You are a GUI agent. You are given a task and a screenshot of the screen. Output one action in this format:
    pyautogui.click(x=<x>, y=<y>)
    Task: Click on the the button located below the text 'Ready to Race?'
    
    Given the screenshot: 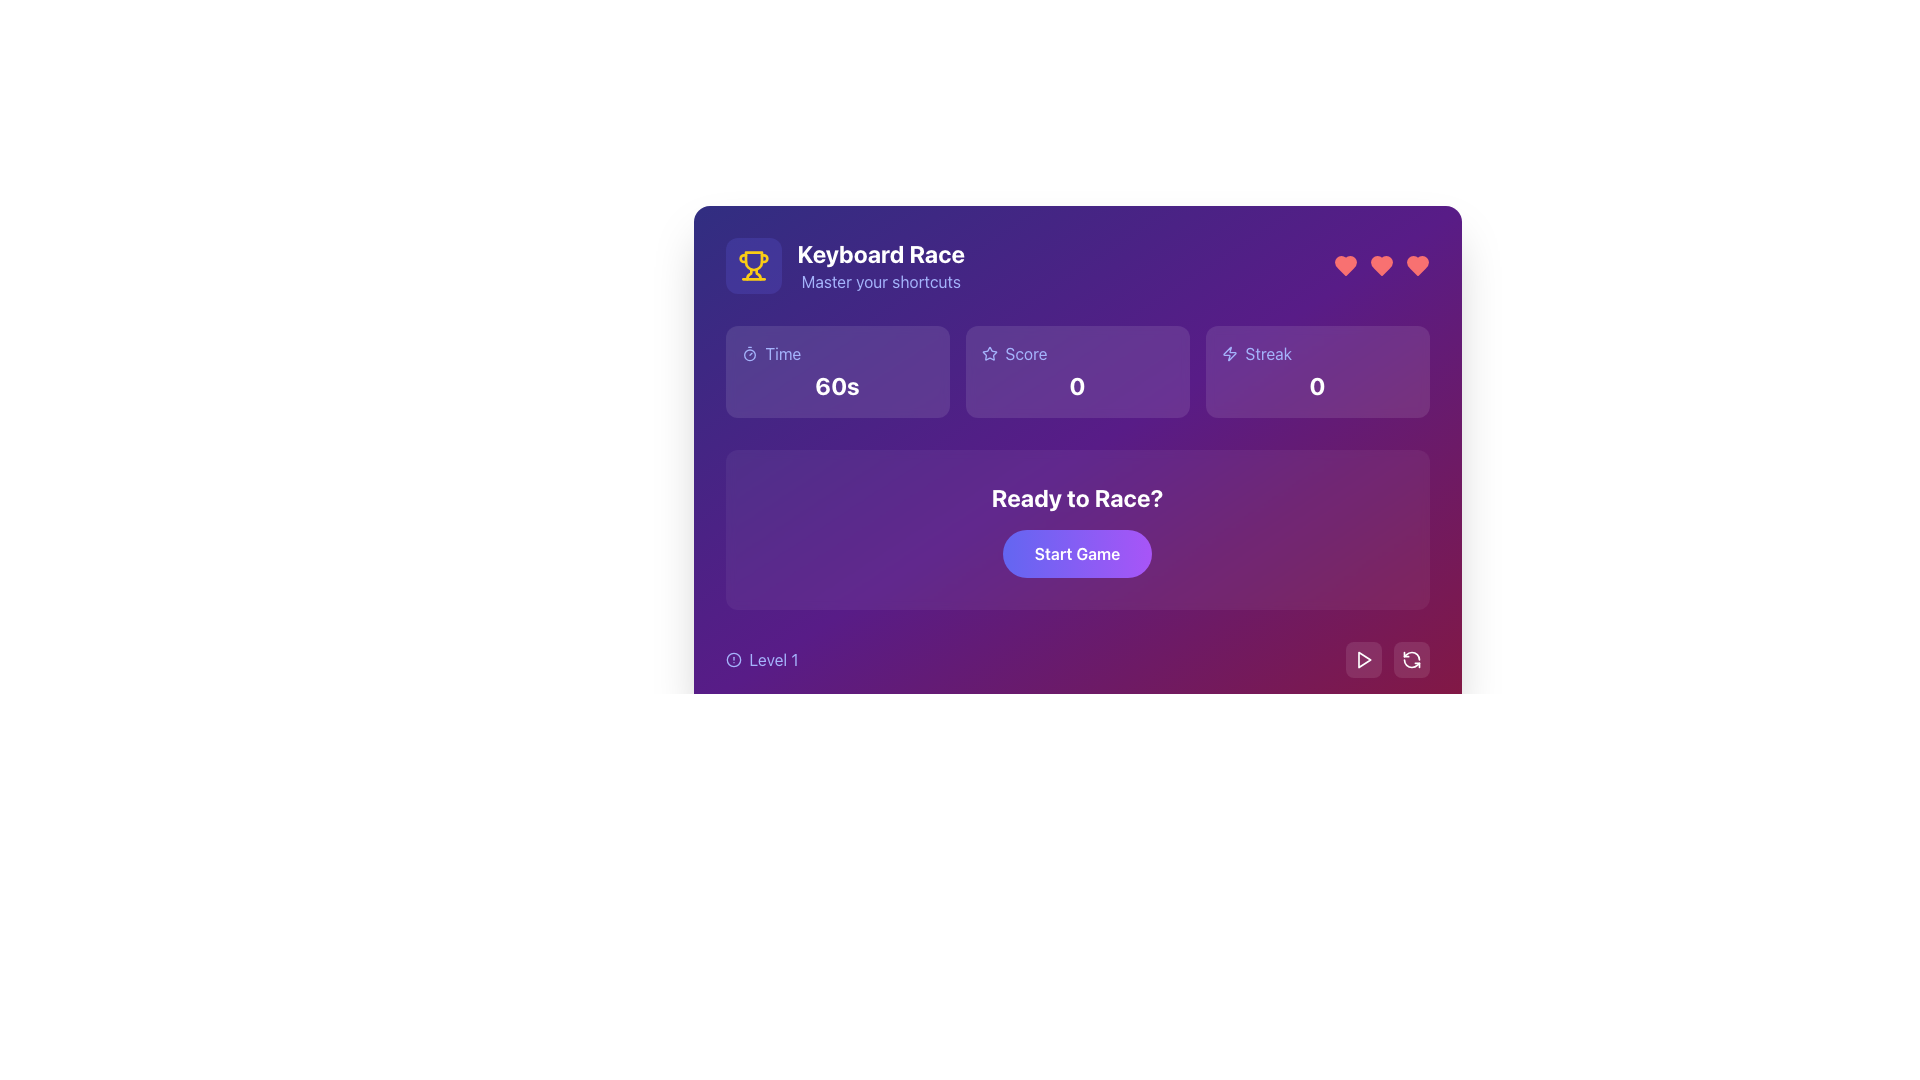 What is the action you would take?
    pyautogui.click(x=1076, y=554)
    